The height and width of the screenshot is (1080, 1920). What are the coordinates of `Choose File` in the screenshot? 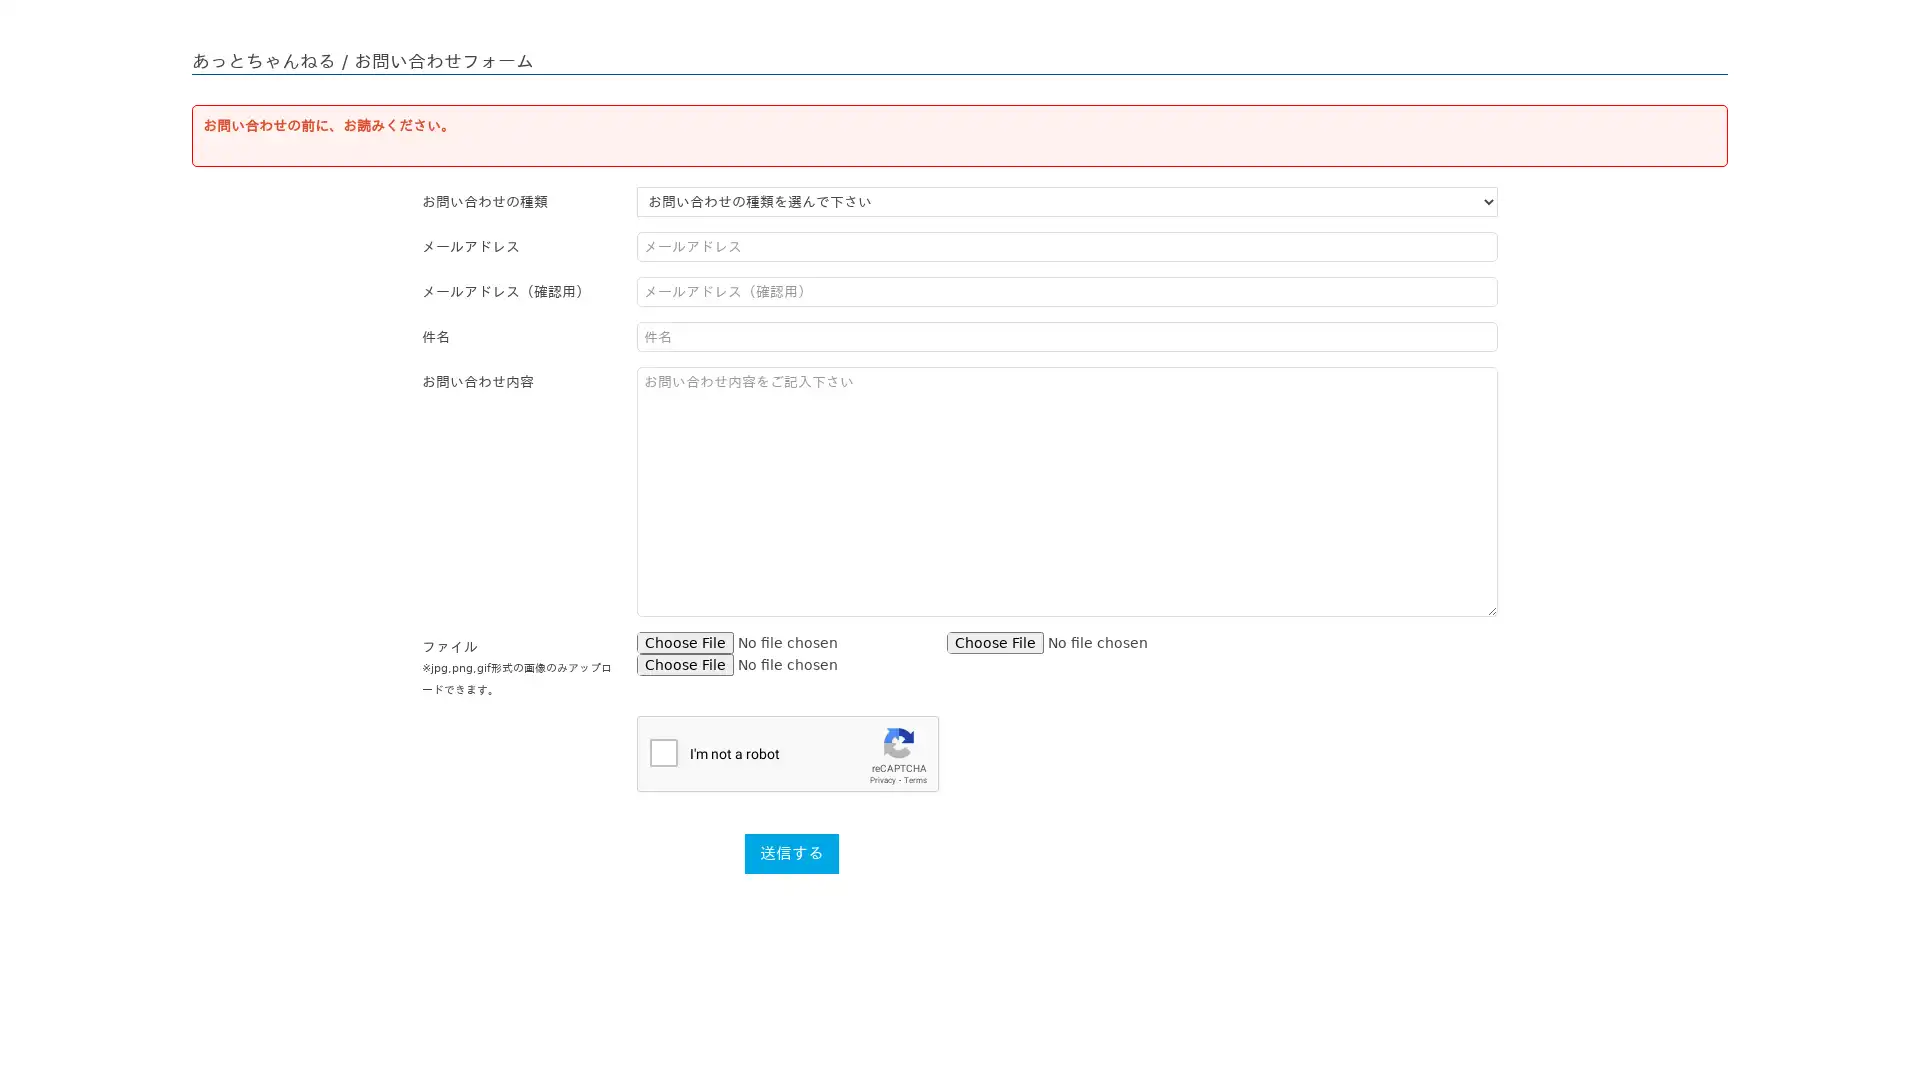 It's located at (685, 664).